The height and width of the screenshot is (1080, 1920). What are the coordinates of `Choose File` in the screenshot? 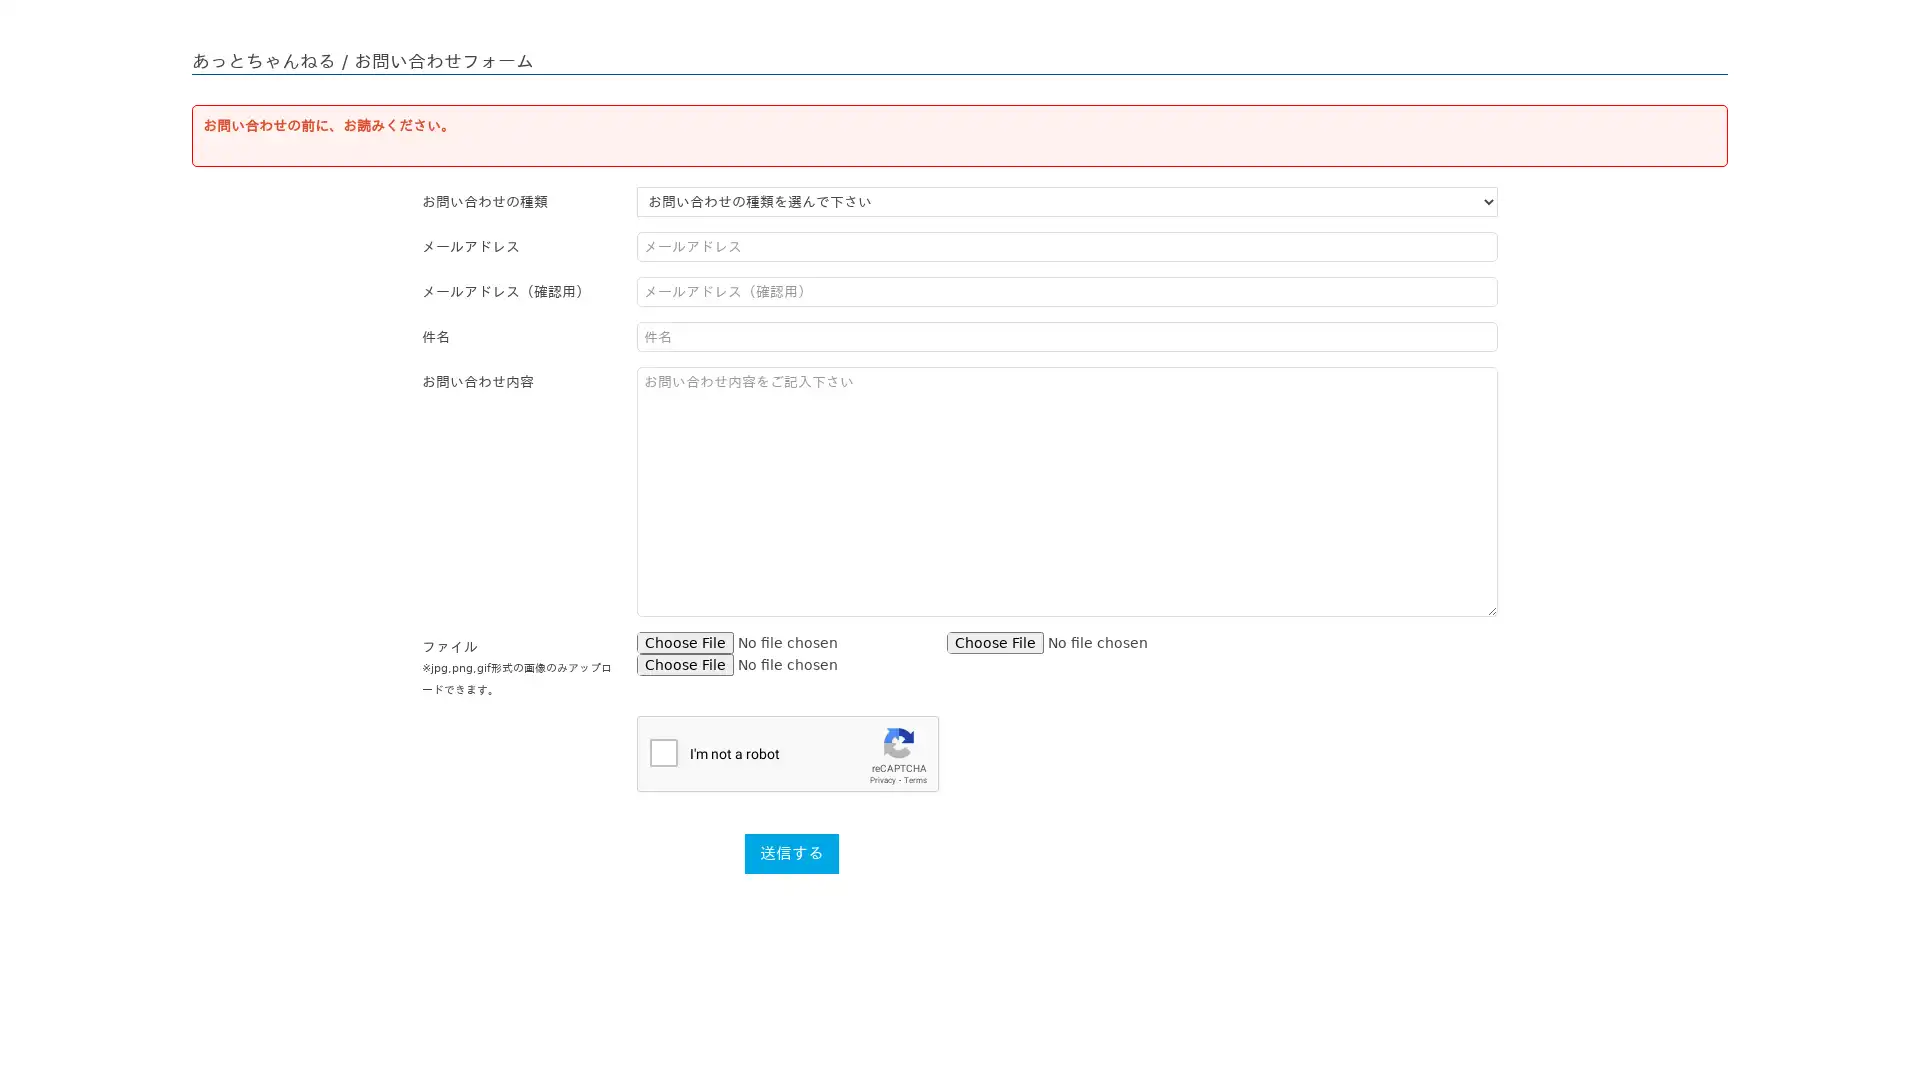 It's located at (685, 664).